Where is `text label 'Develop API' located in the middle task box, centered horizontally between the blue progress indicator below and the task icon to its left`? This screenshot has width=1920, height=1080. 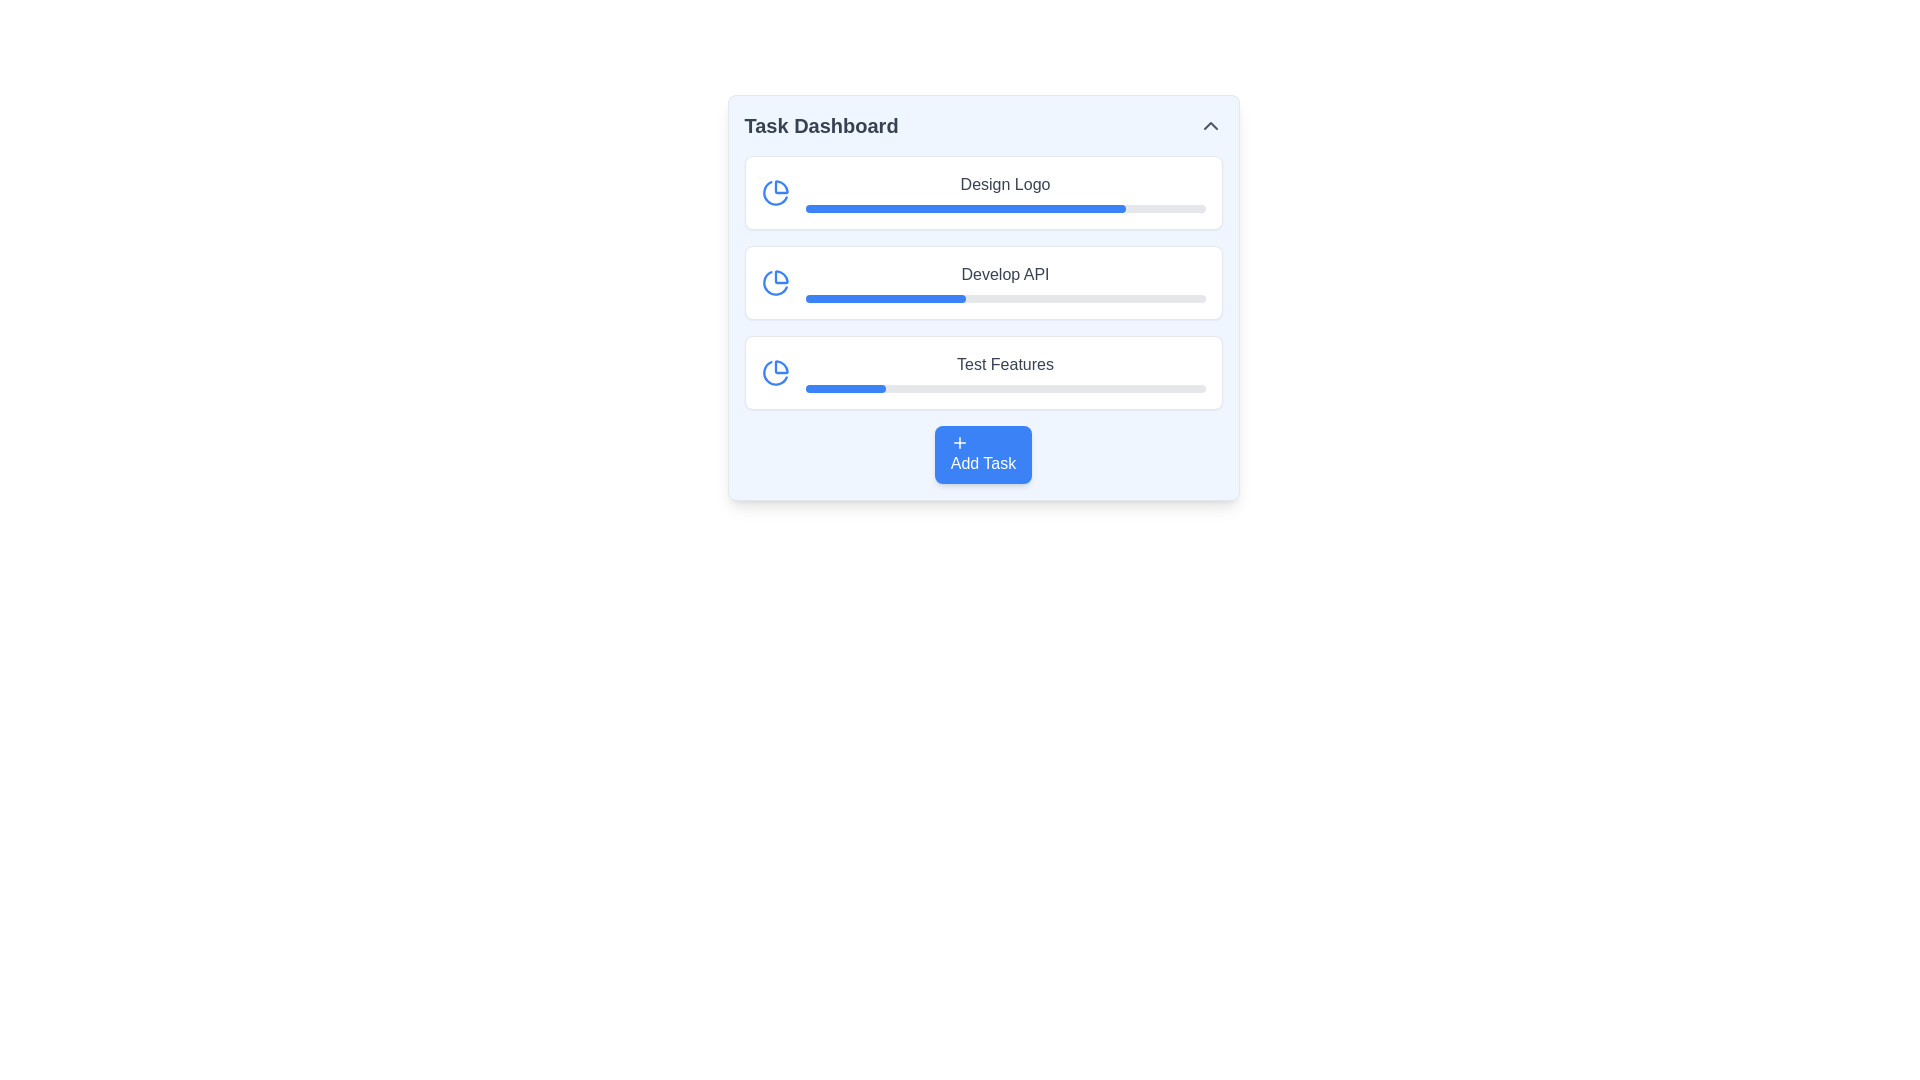 text label 'Develop API' located in the middle task box, centered horizontally between the blue progress indicator below and the task icon to its left is located at coordinates (1005, 274).